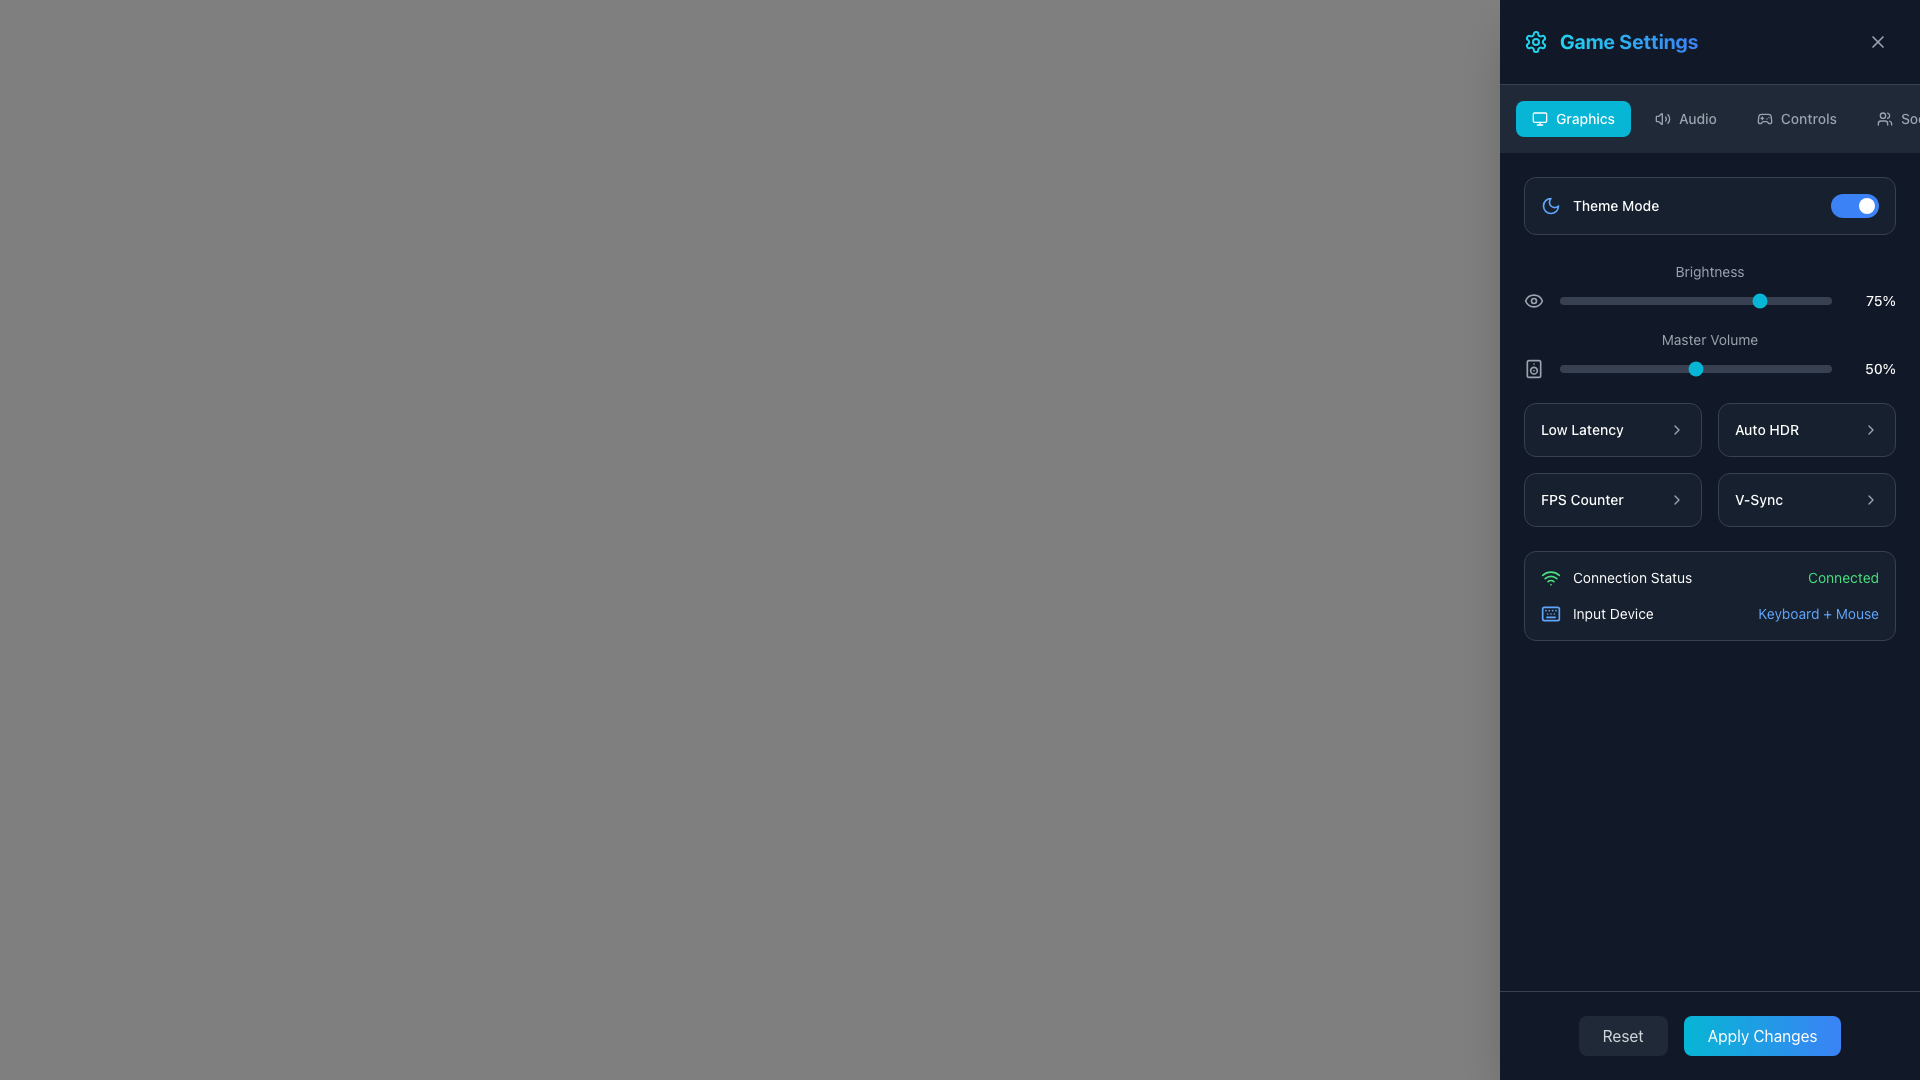 This screenshot has width=1920, height=1080. I want to click on the 'V-Sync' button located in the bottom-right cell of the 'Graphics' section in the settings panel to observe its hover effect, so click(1806, 499).